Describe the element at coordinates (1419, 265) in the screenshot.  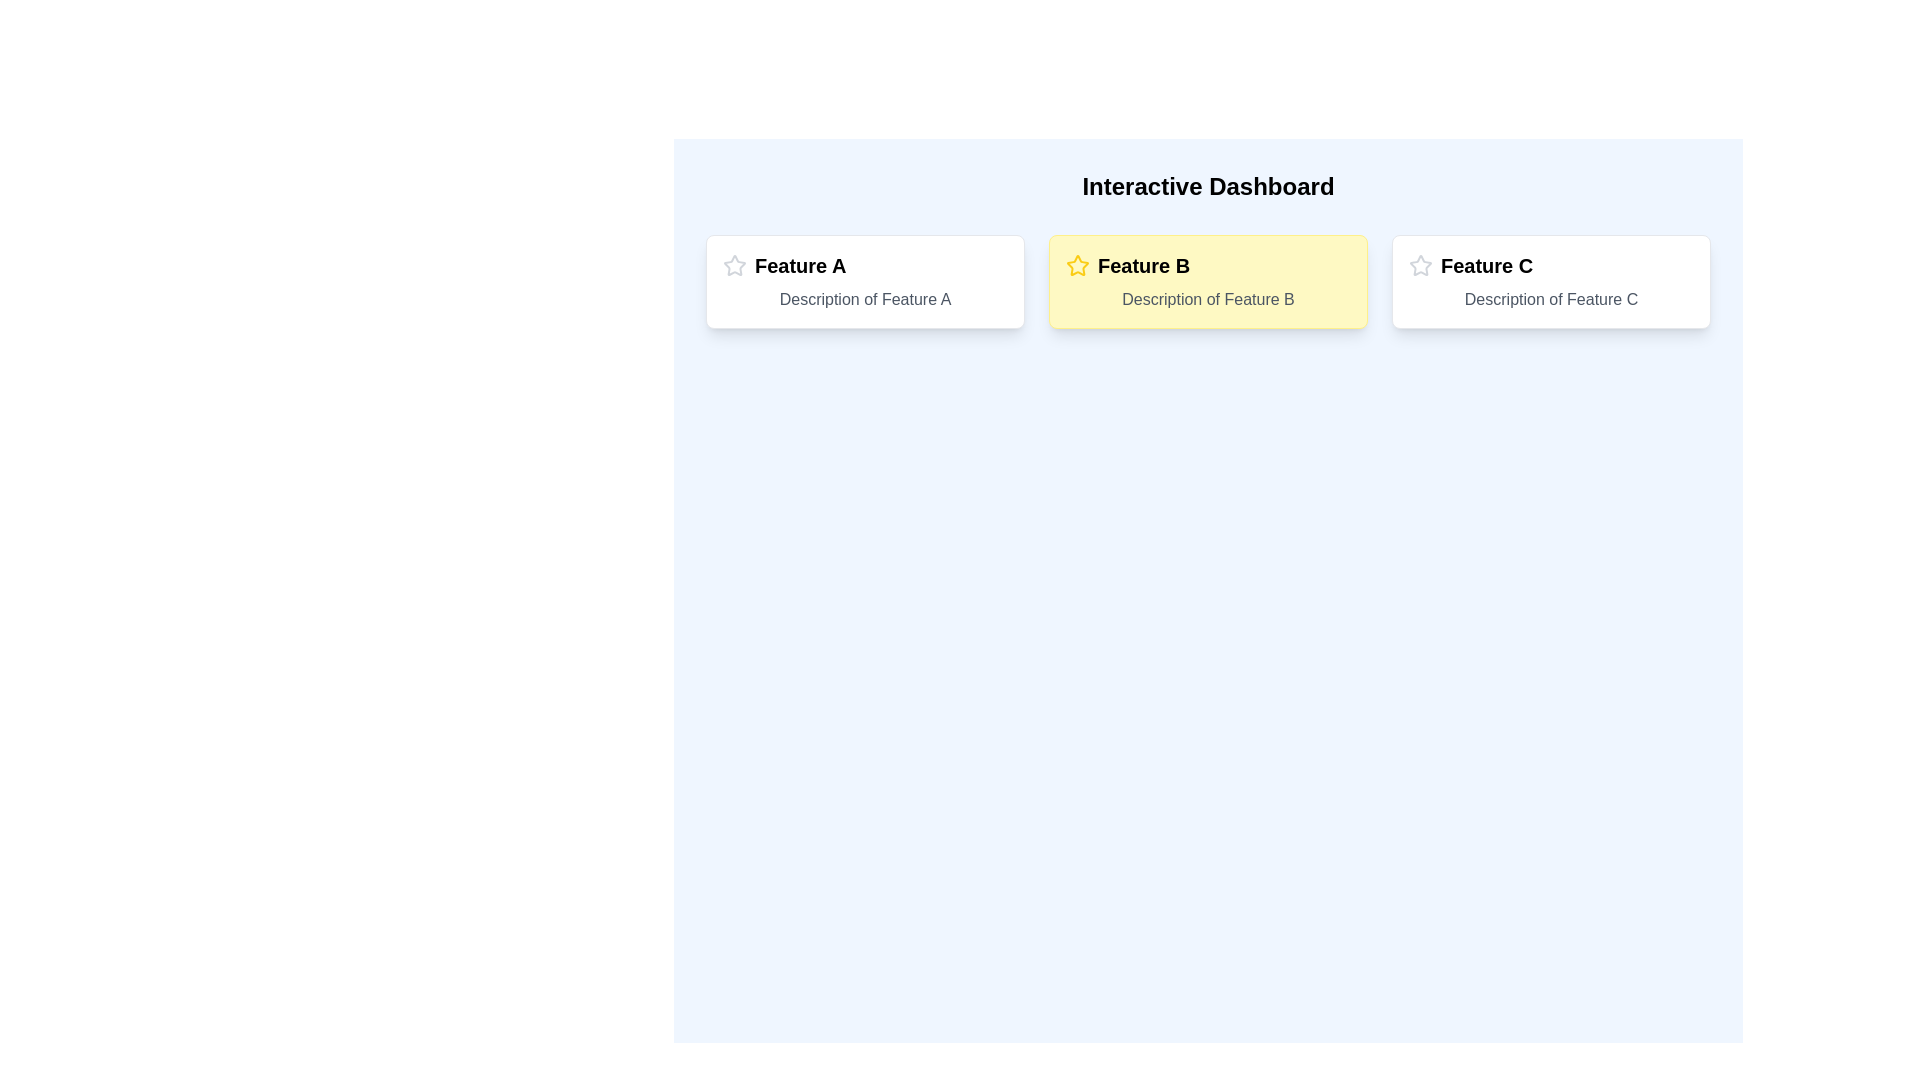
I see `the stylized star icon with a gray outline representing the rating or favorite feature, located at the leftmost side of the third feature block labeled 'Feature C.'` at that location.